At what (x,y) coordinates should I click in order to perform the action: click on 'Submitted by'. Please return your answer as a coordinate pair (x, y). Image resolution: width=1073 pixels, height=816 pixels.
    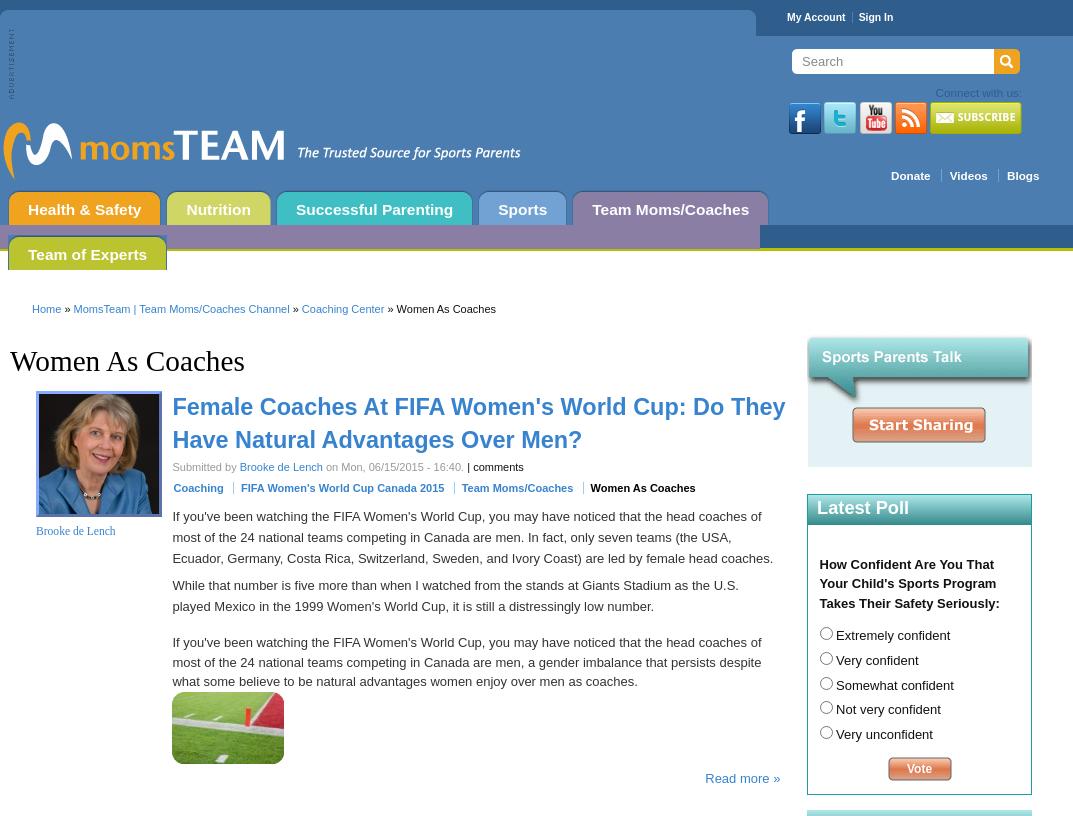
    Looking at the image, I should click on (205, 465).